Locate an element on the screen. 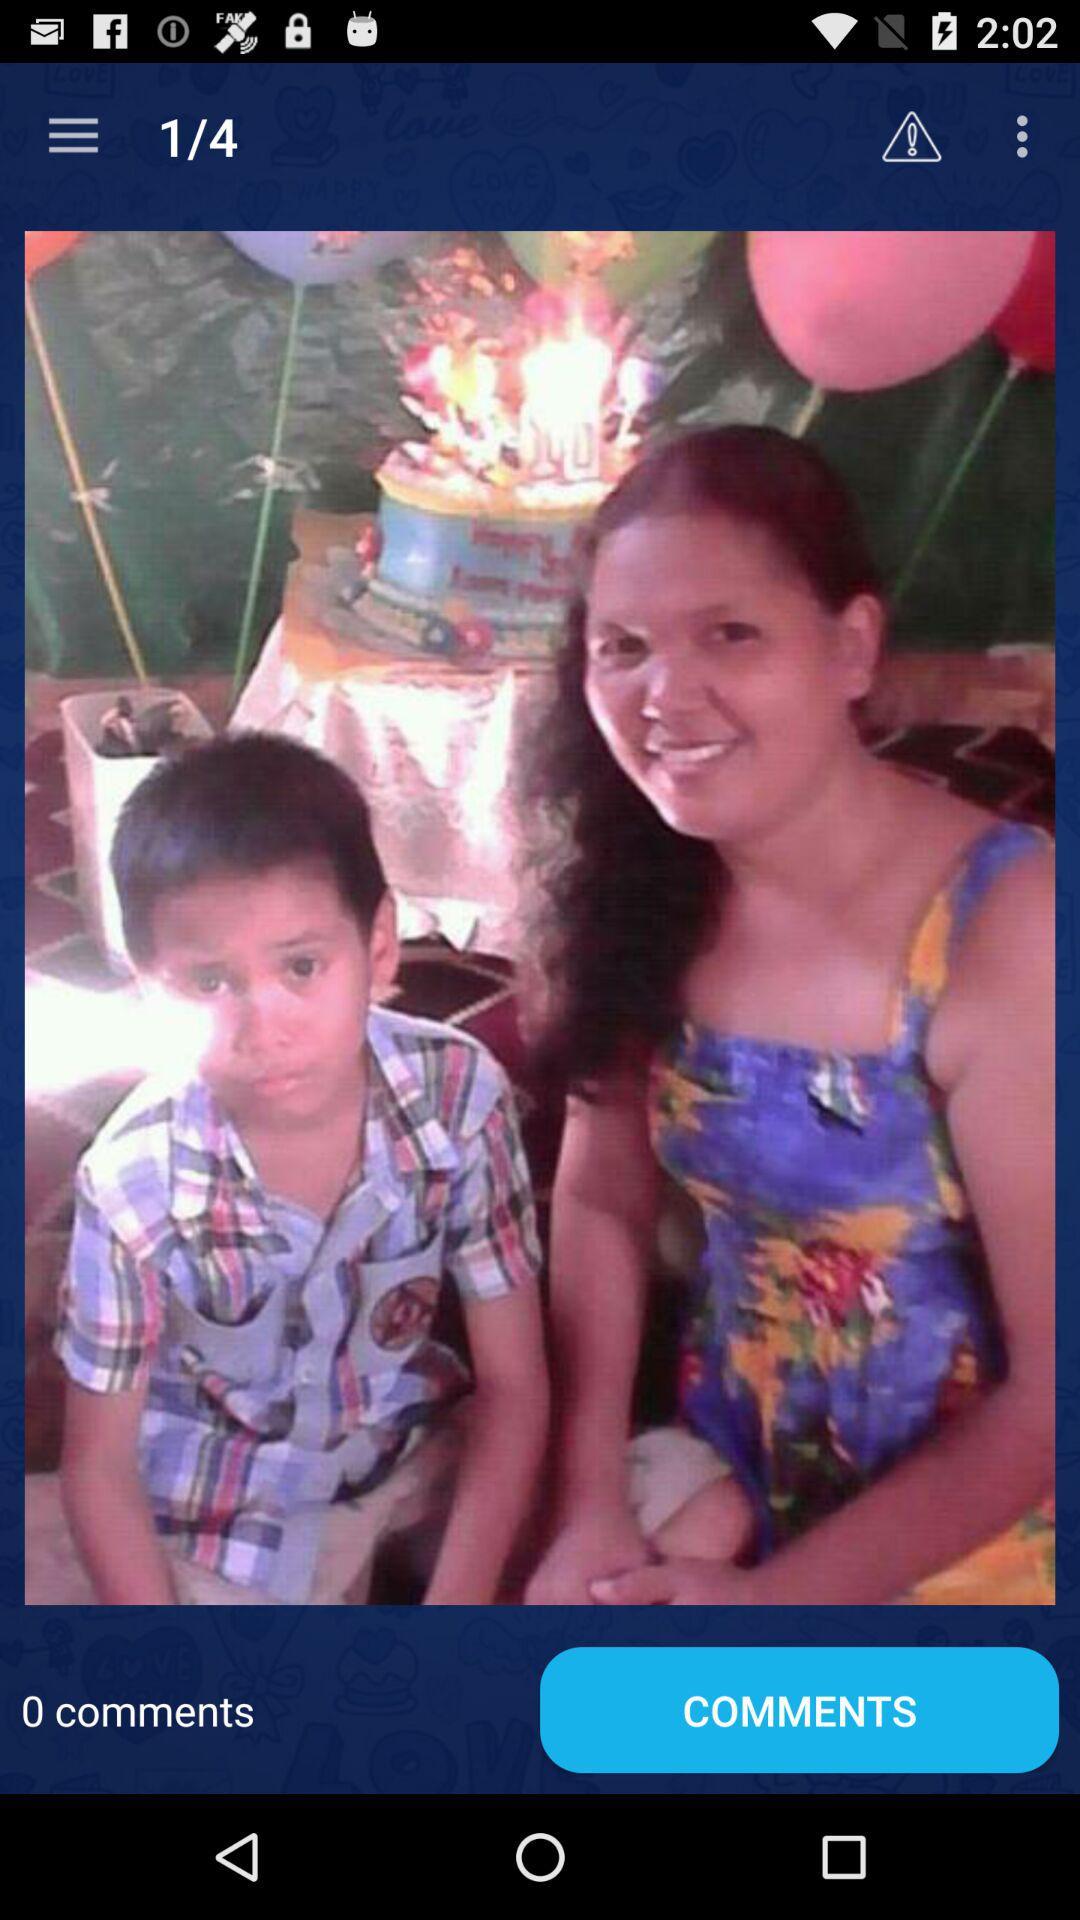 The image size is (1080, 1920). the icon at the center is located at coordinates (540, 916).